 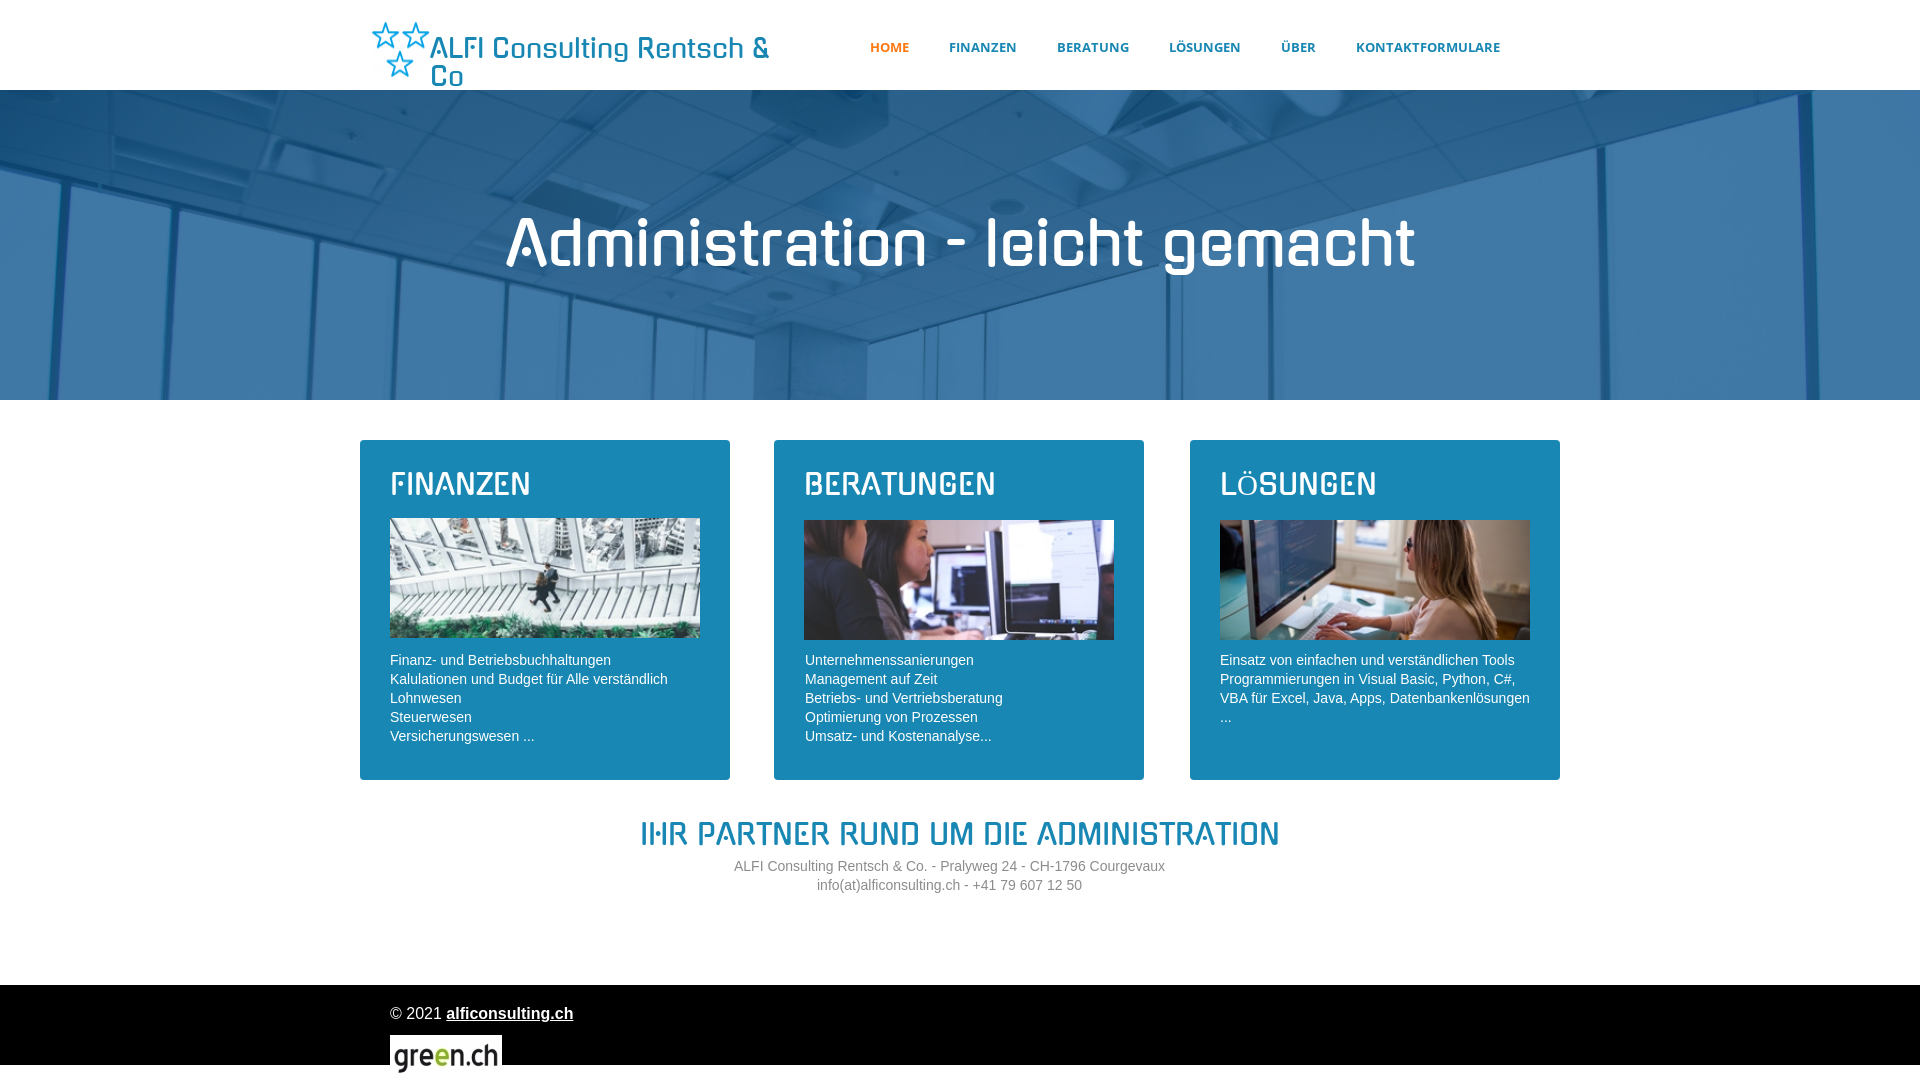 I want to click on 'KONTAKTFORMULARE', so click(x=1427, y=46).